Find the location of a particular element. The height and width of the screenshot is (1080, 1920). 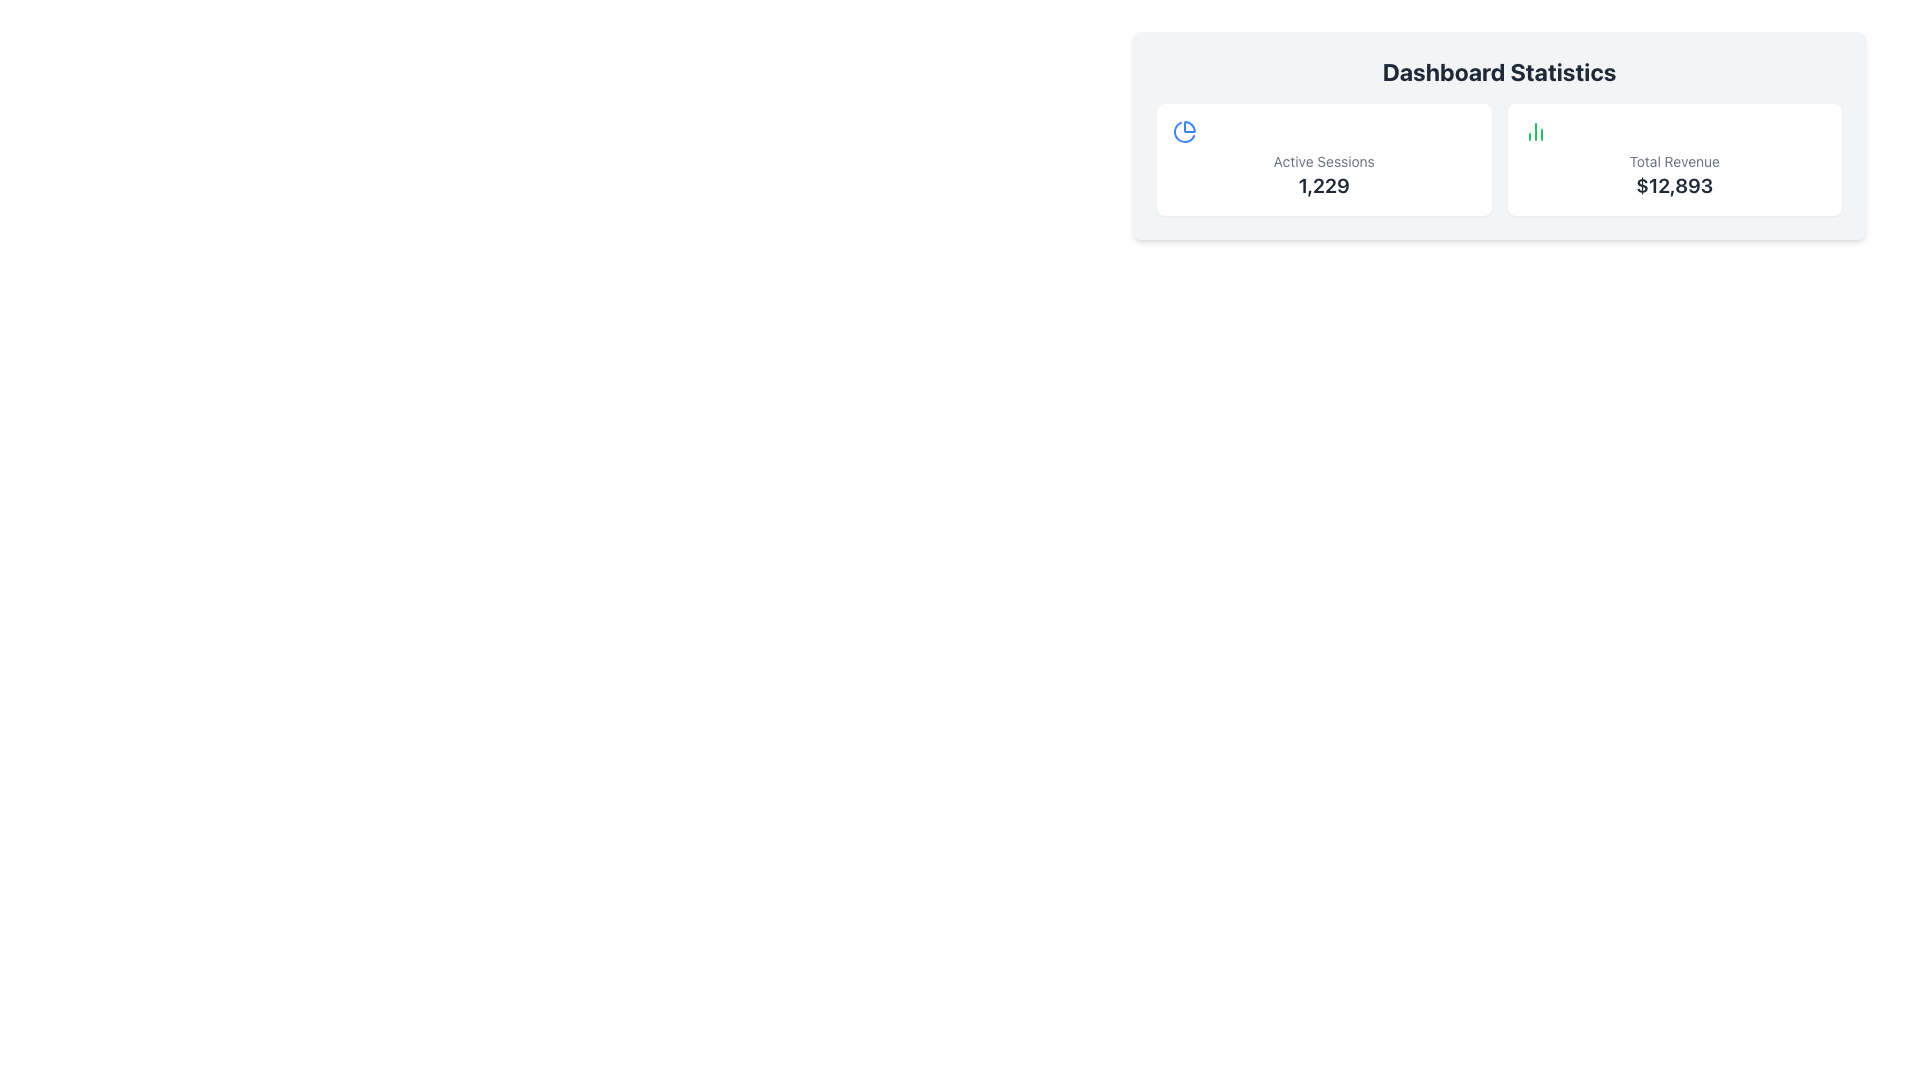

the text displaying the count of active sessions is located at coordinates (1324, 185).